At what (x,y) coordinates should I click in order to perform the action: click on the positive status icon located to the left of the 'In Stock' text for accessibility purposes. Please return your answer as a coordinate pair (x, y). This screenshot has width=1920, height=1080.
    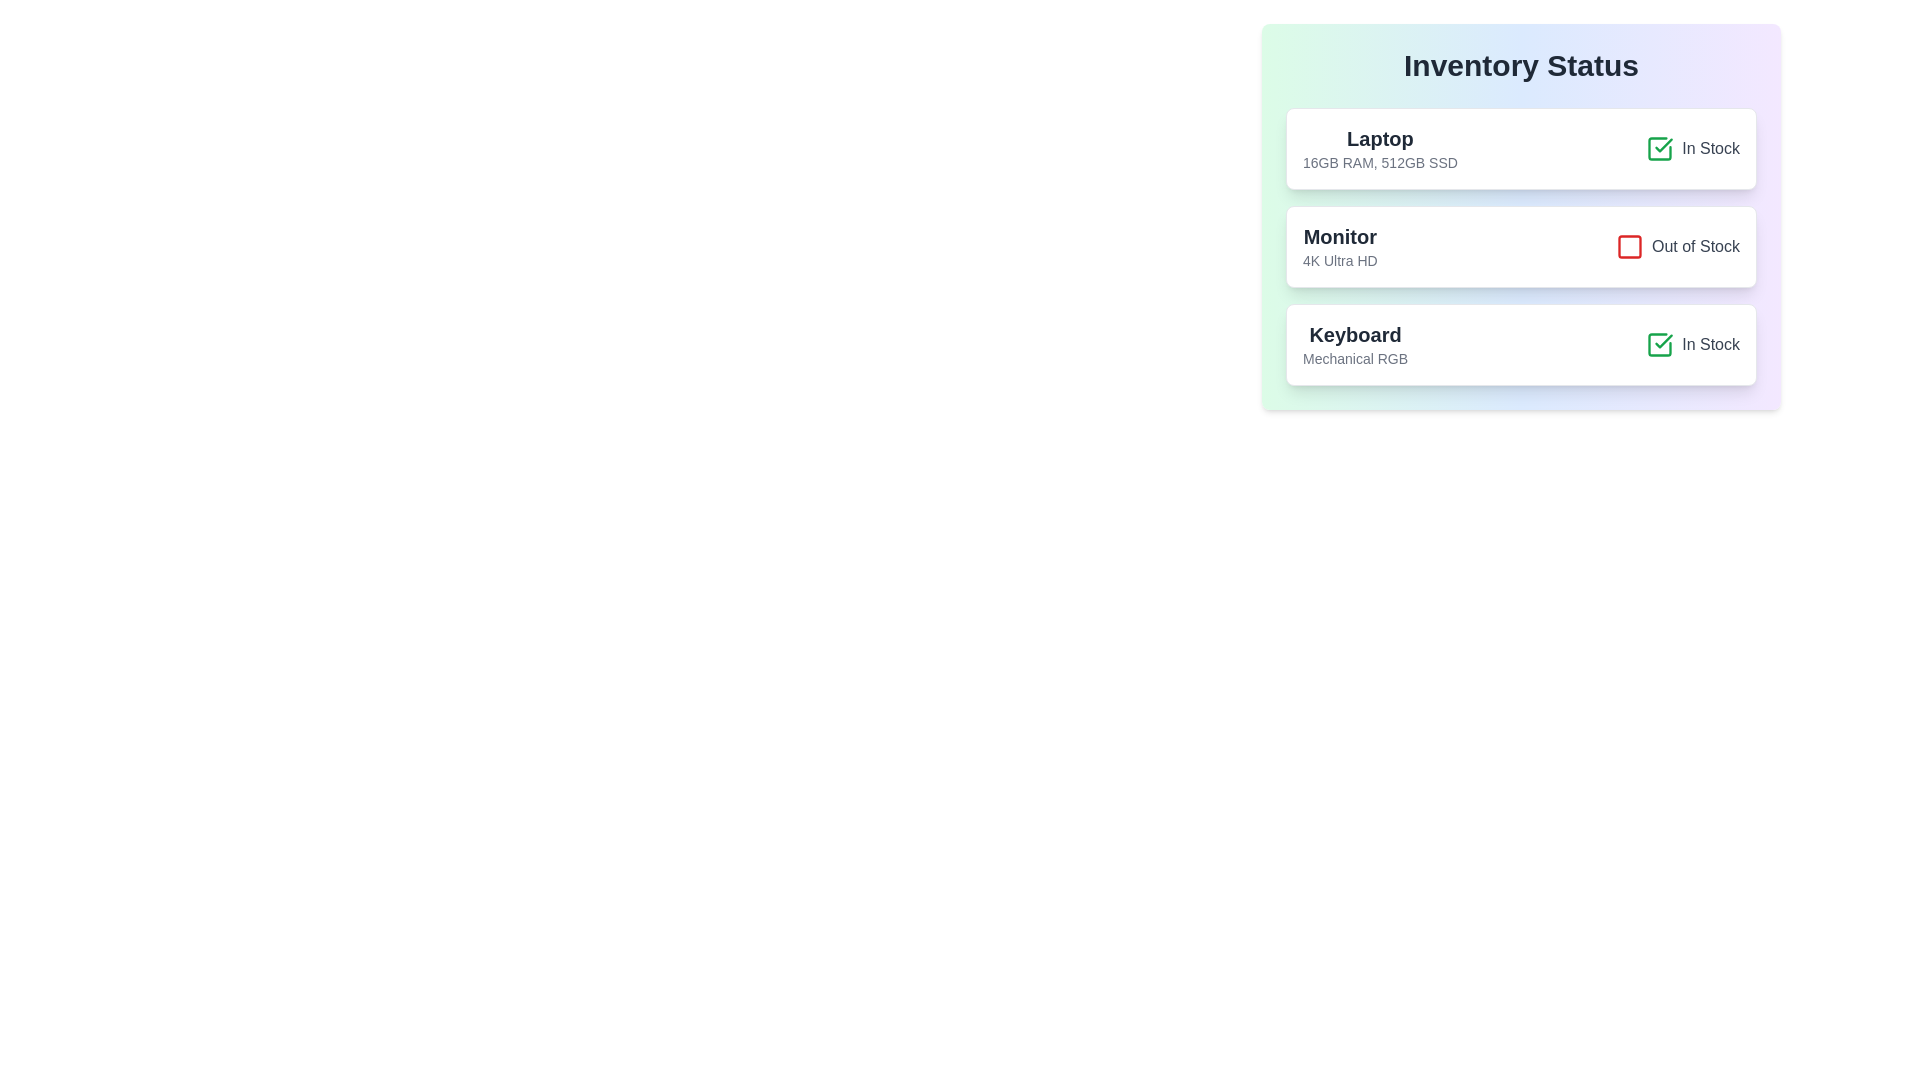
    Looking at the image, I should click on (1660, 343).